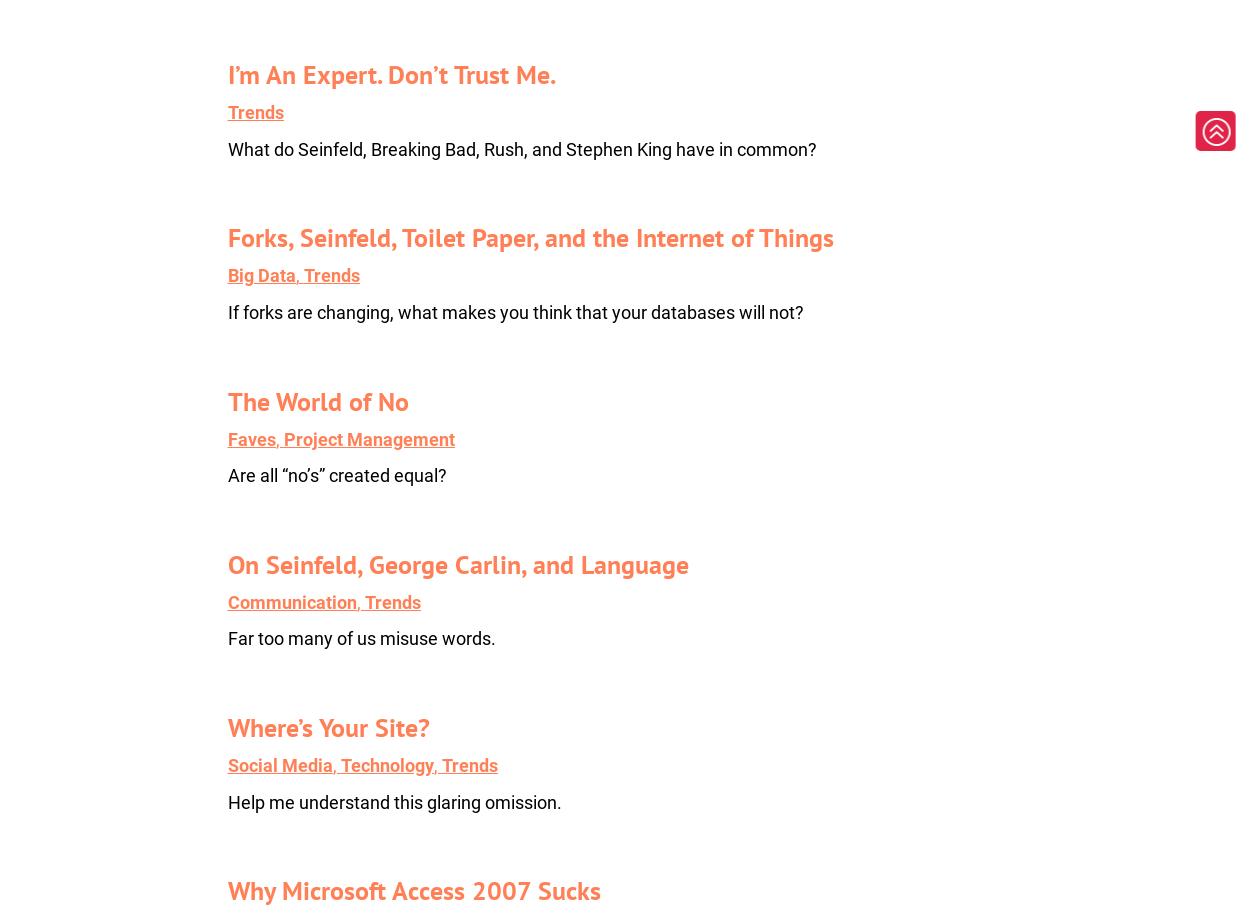  Describe the element at coordinates (530, 236) in the screenshot. I see `'Forks, Seinfeld, Toilet Paper, and the Internet of Things'` at that location.